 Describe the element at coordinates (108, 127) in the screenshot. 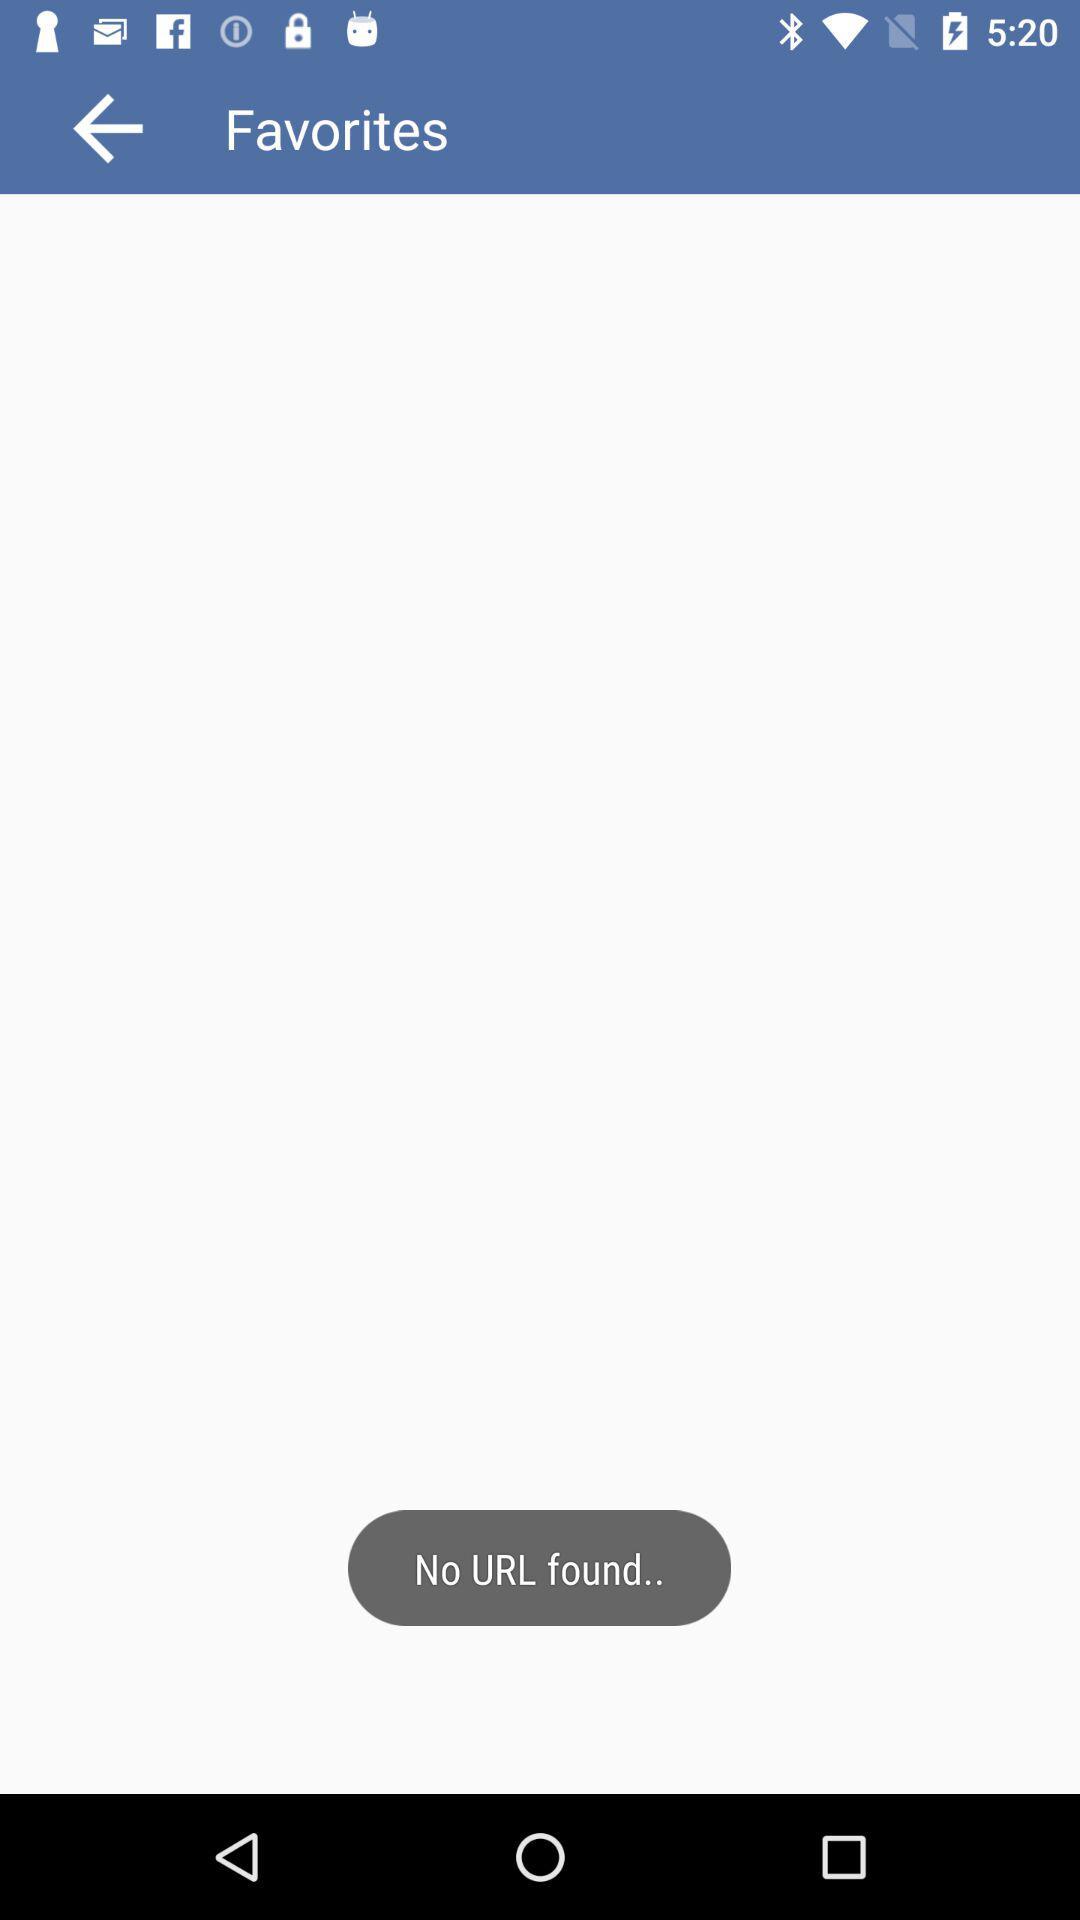

I see `the arrow_backward icon` at that location.